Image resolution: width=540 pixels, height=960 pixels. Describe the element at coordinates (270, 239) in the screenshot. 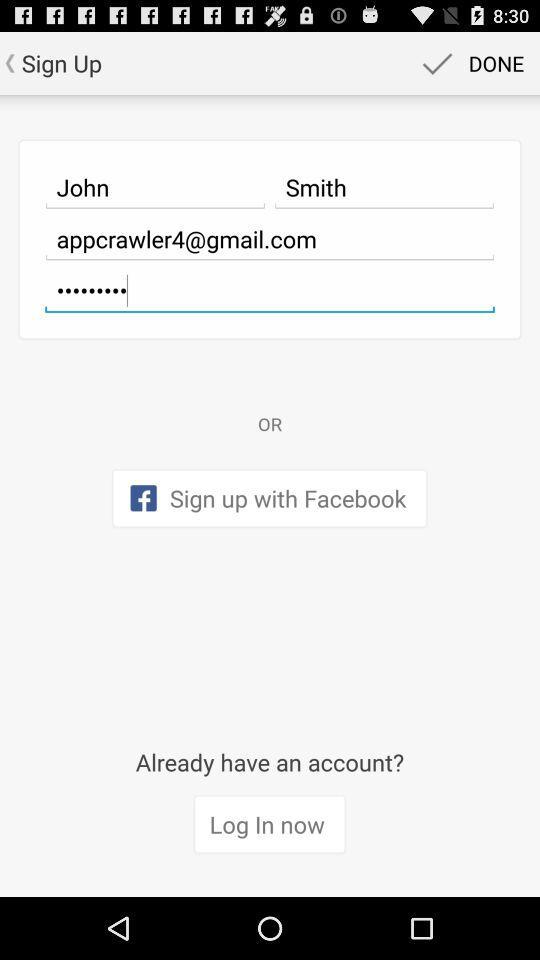

I see `the appcrawler4@gmail.com item` at that location.